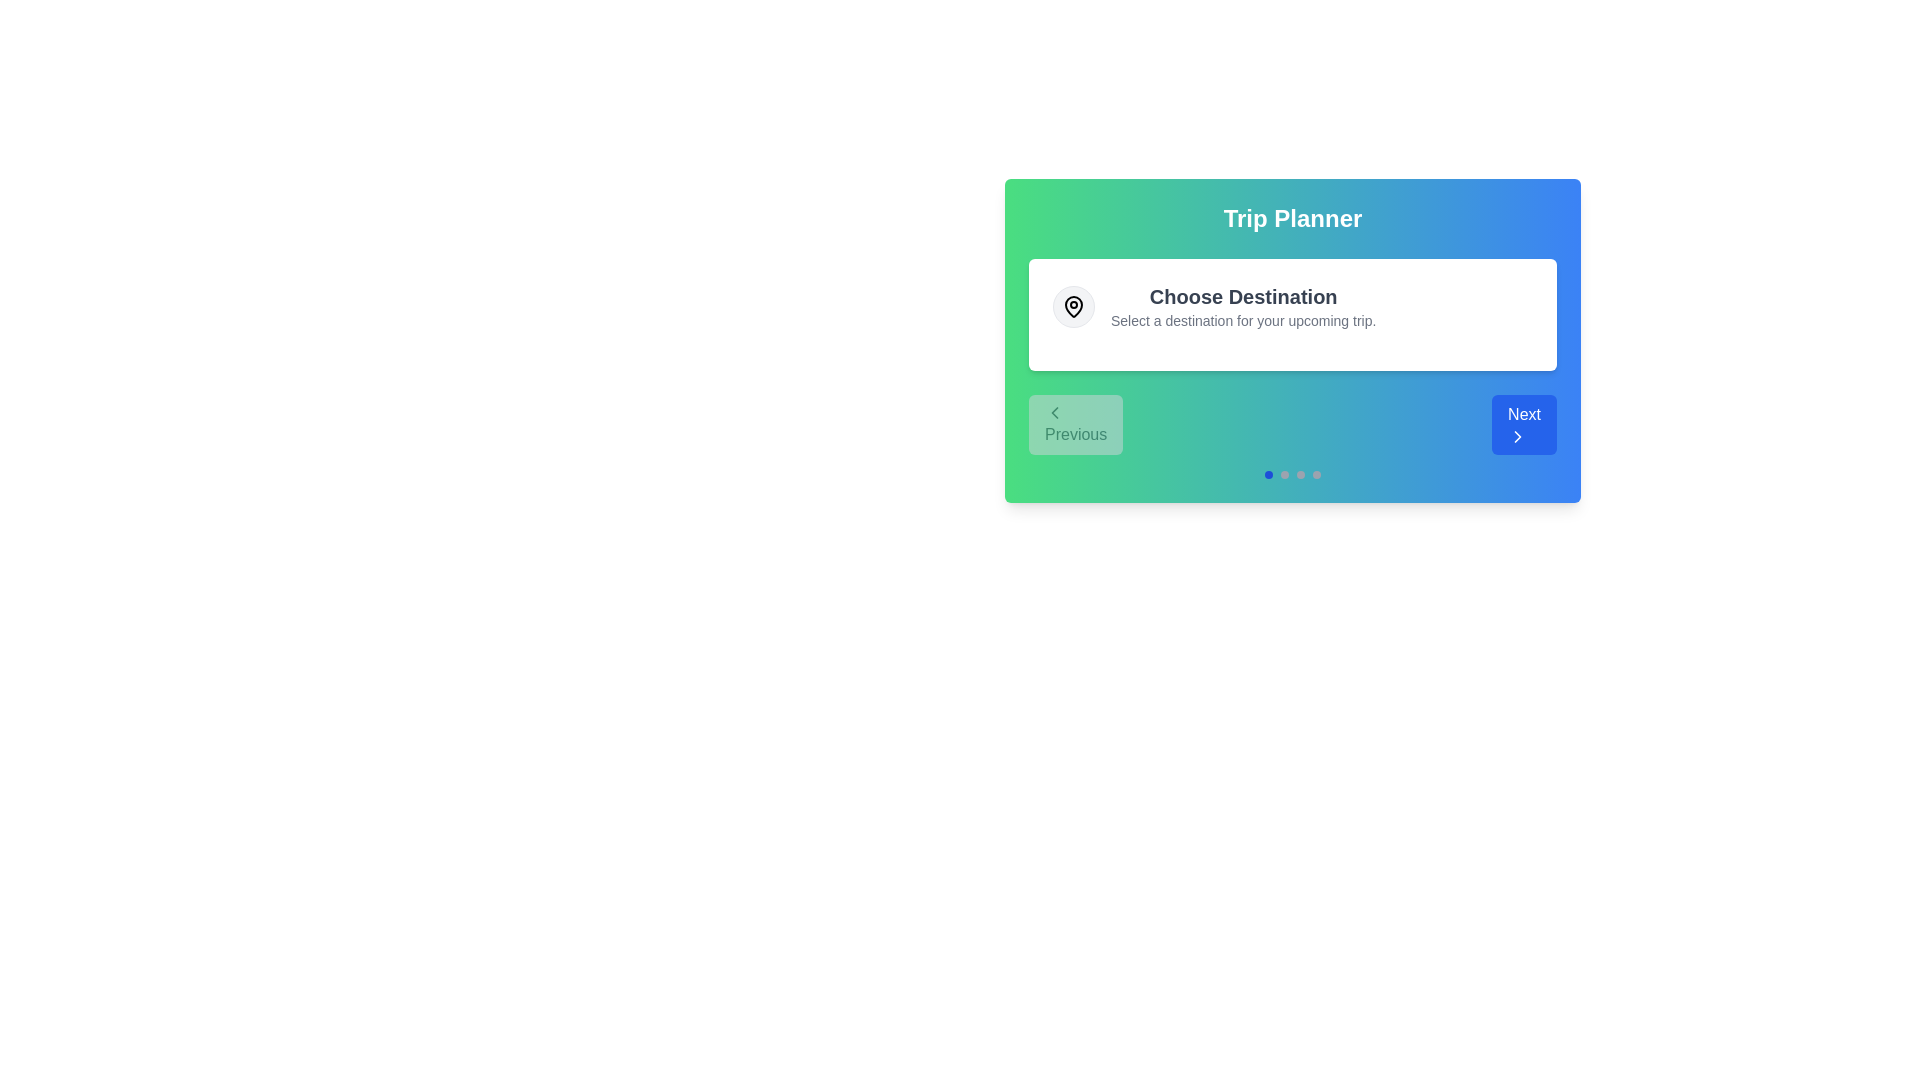  I want to click on the right-facing chevron icon within the blue 'Next' button at the bottom right of the interface, so click(1518, 435).